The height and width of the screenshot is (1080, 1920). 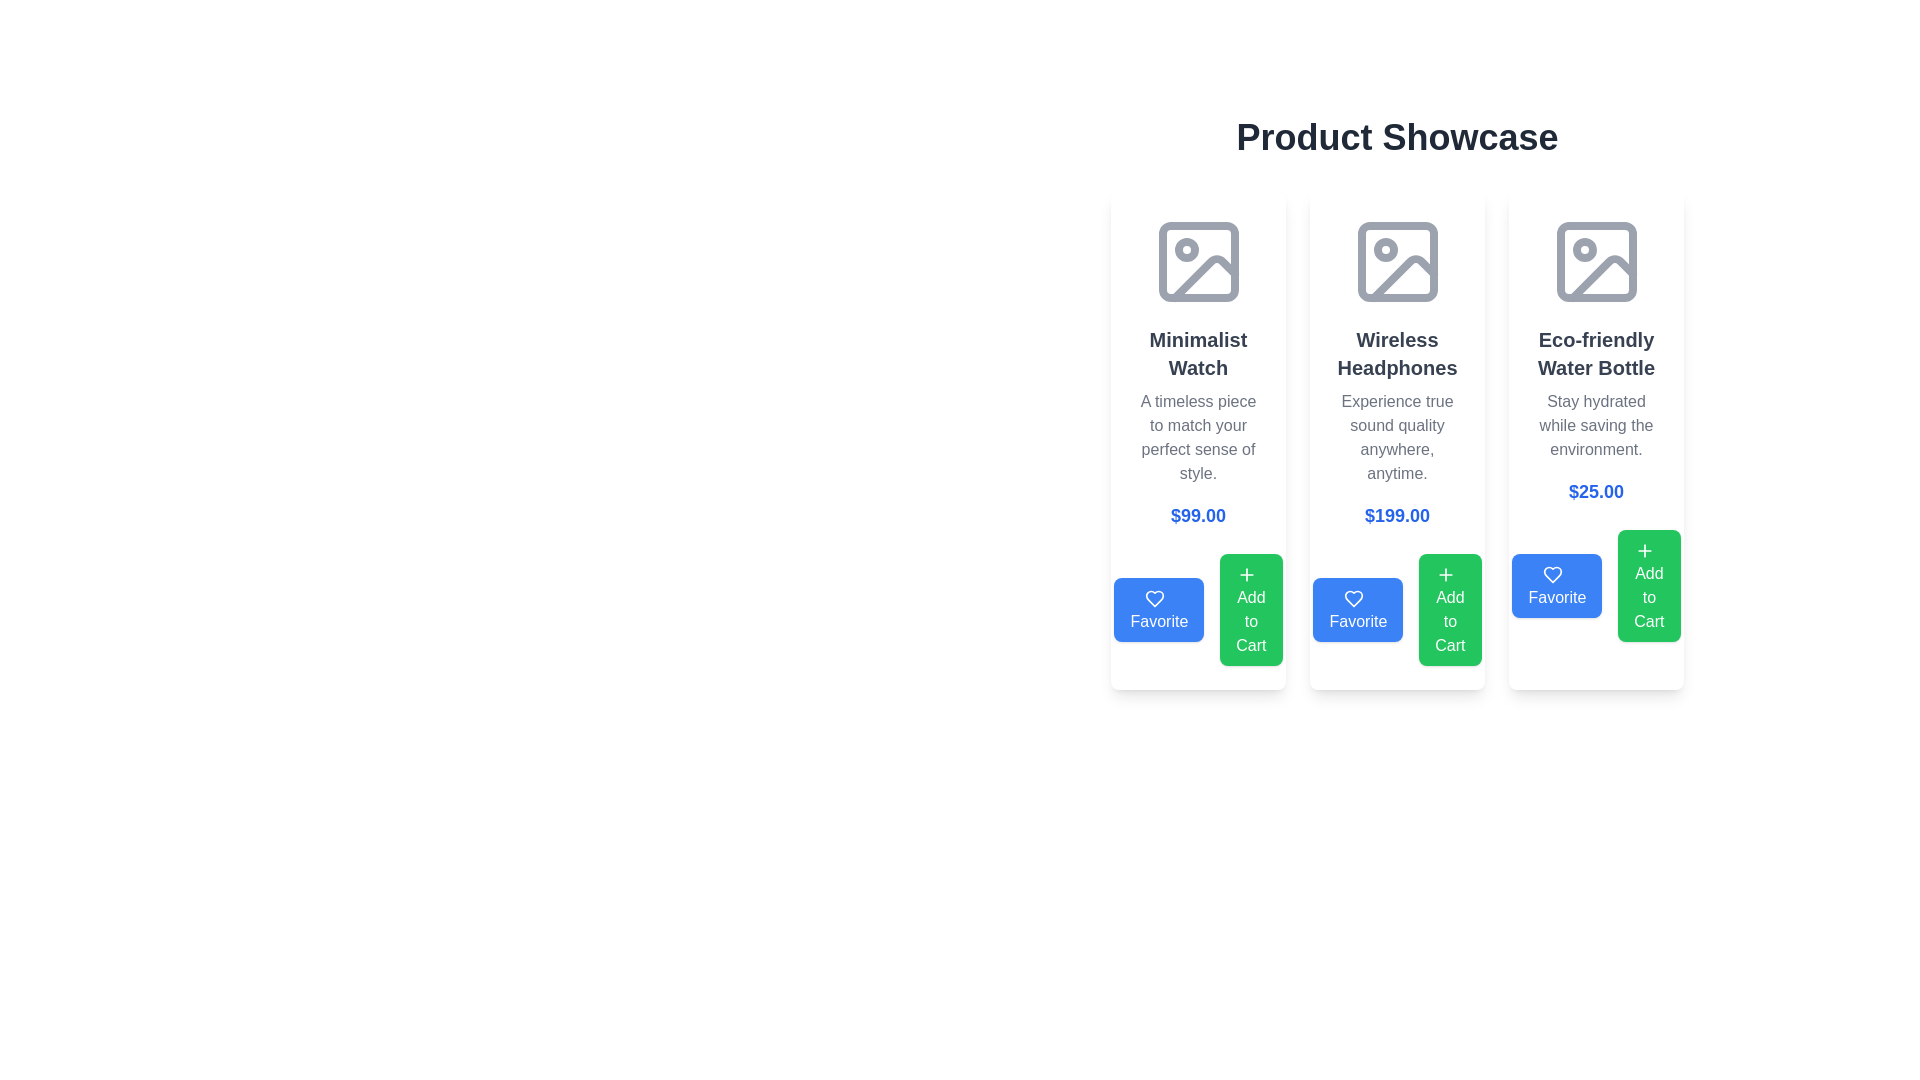 What do you see at coordinates (1396, 353) in the screenshot?
I see `the title text of the product showcased in the center of the second card, which is located below an icon placeholder and above descriptive text` at bounding box center [1396, 353].